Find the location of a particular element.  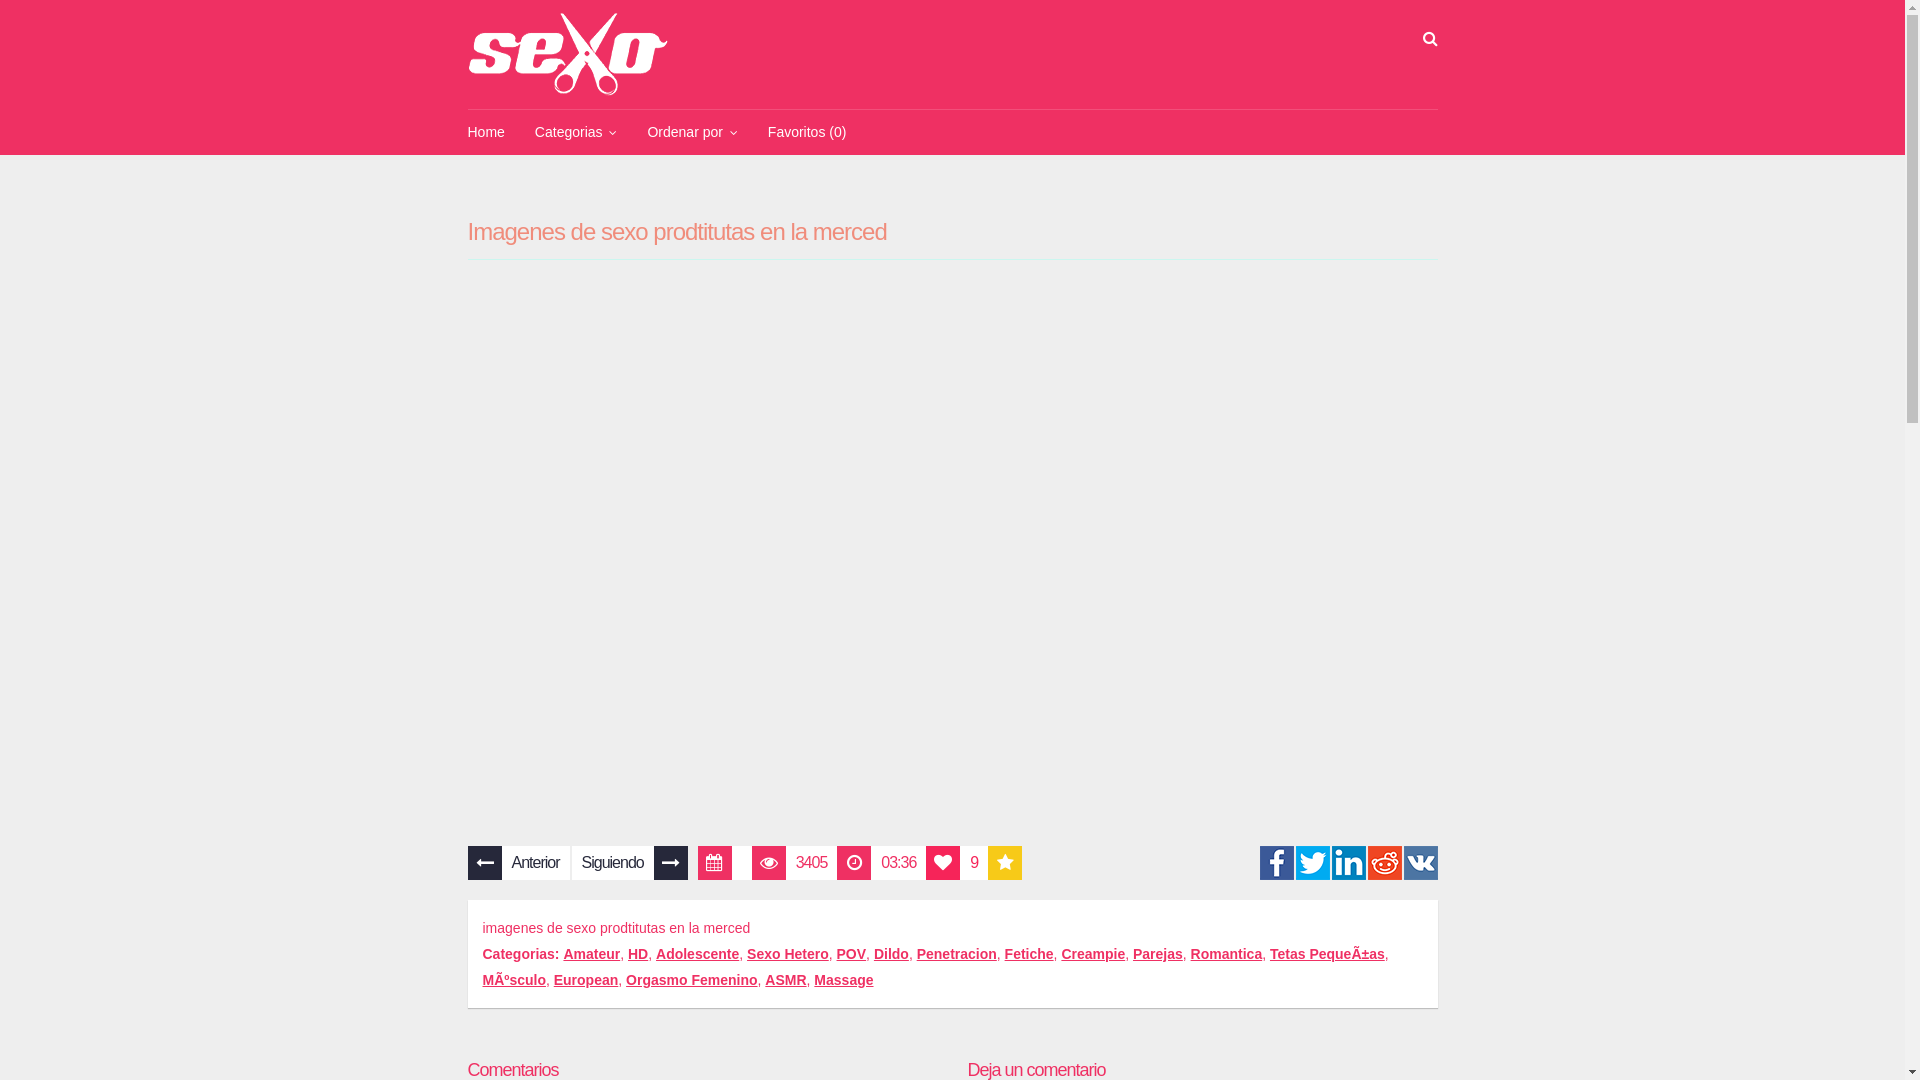

'Parejas' is located at coordinates (1157, 952).